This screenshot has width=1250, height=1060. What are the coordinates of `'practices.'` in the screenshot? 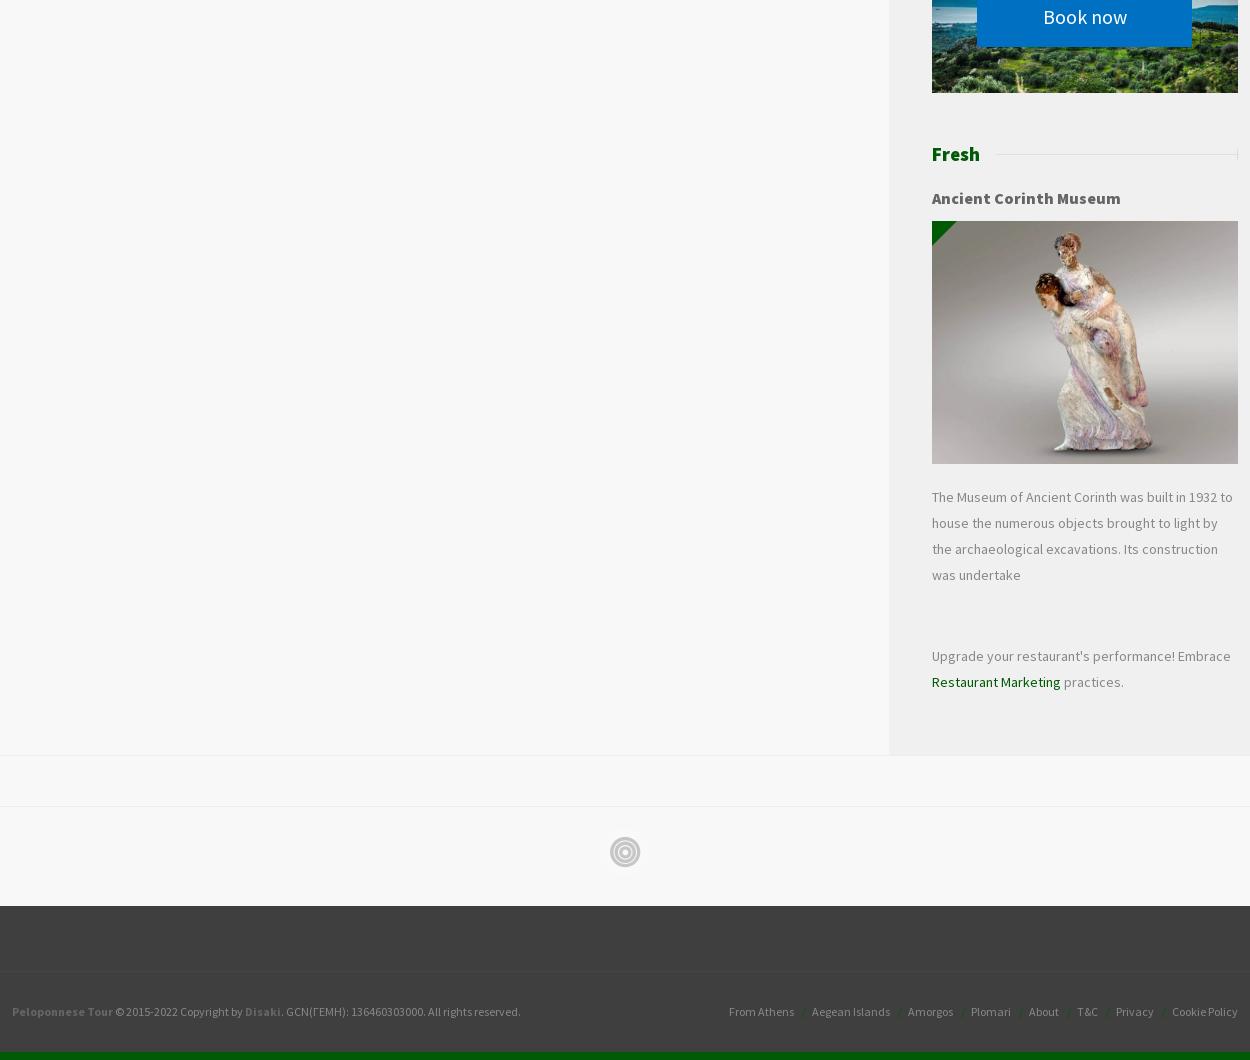 It's located at (1090, 681).